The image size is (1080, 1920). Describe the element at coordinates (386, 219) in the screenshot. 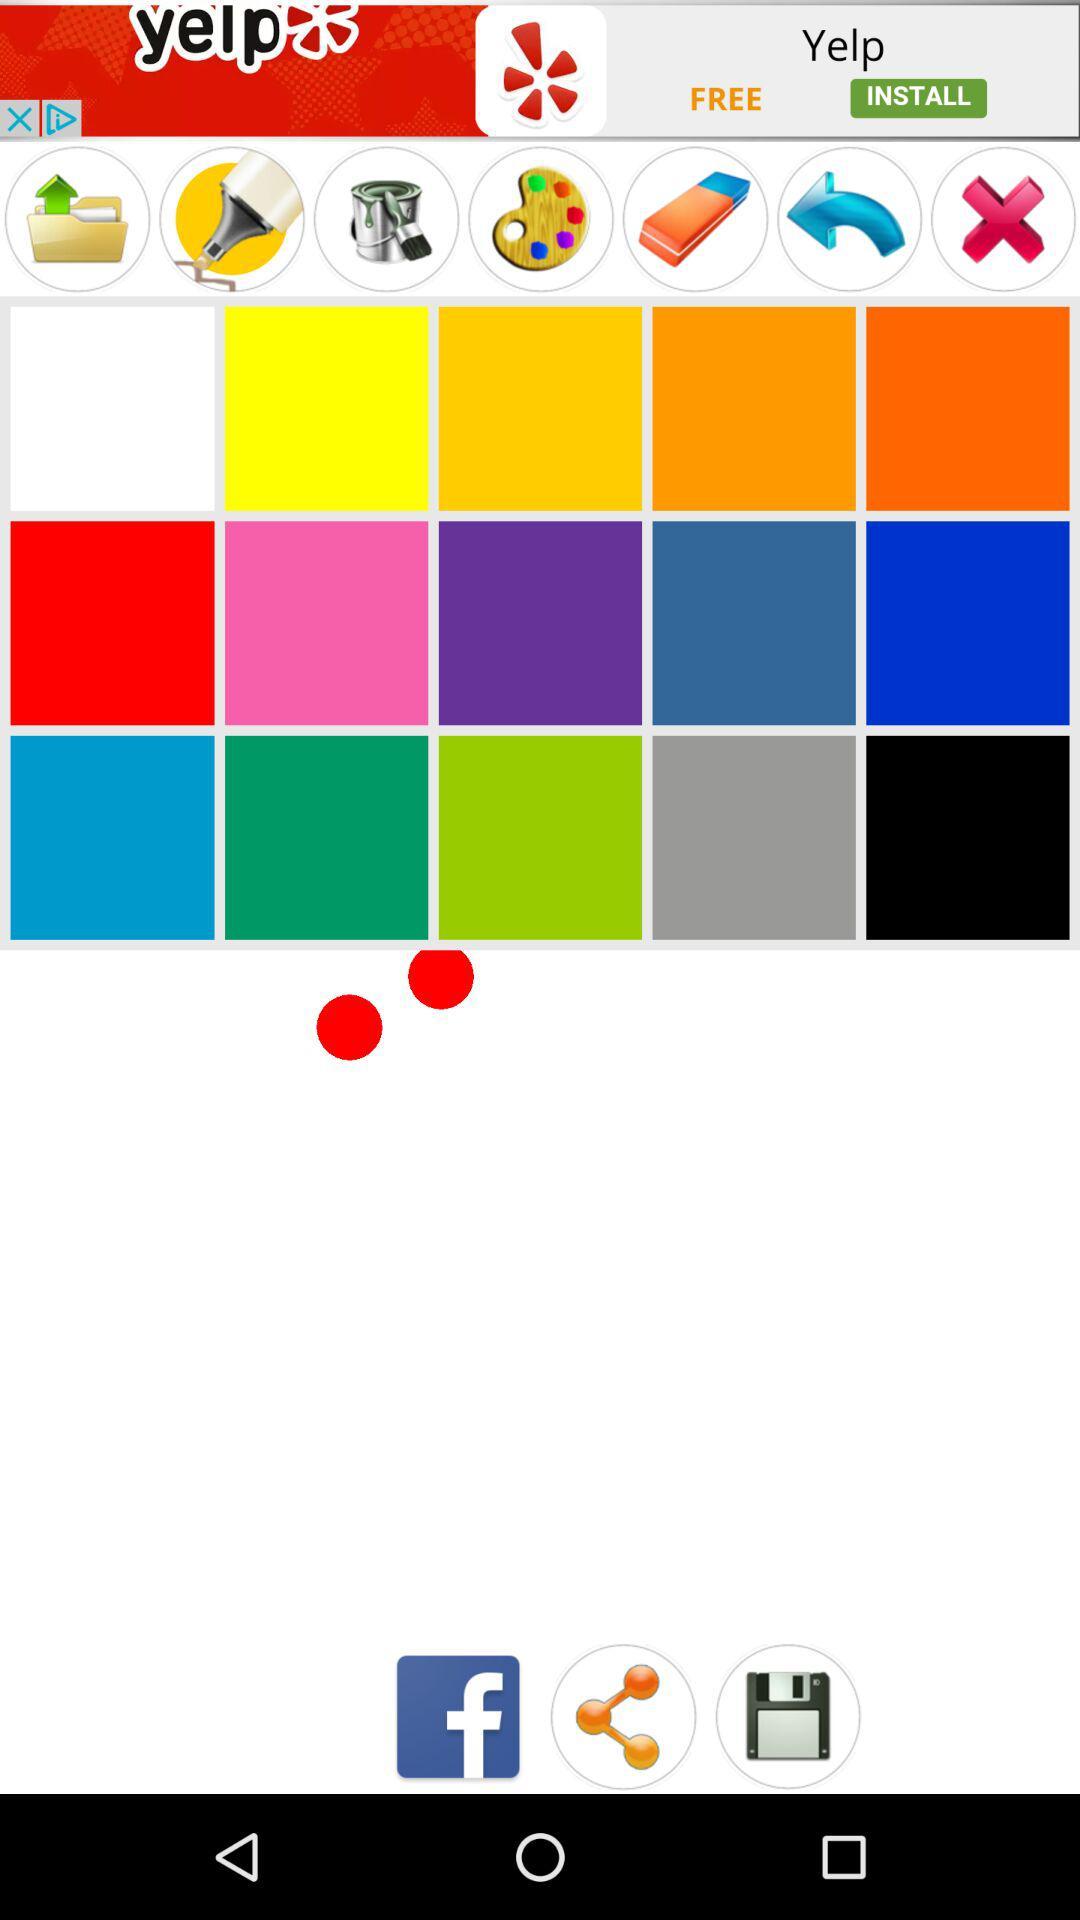

I see `brush icon` at that location.